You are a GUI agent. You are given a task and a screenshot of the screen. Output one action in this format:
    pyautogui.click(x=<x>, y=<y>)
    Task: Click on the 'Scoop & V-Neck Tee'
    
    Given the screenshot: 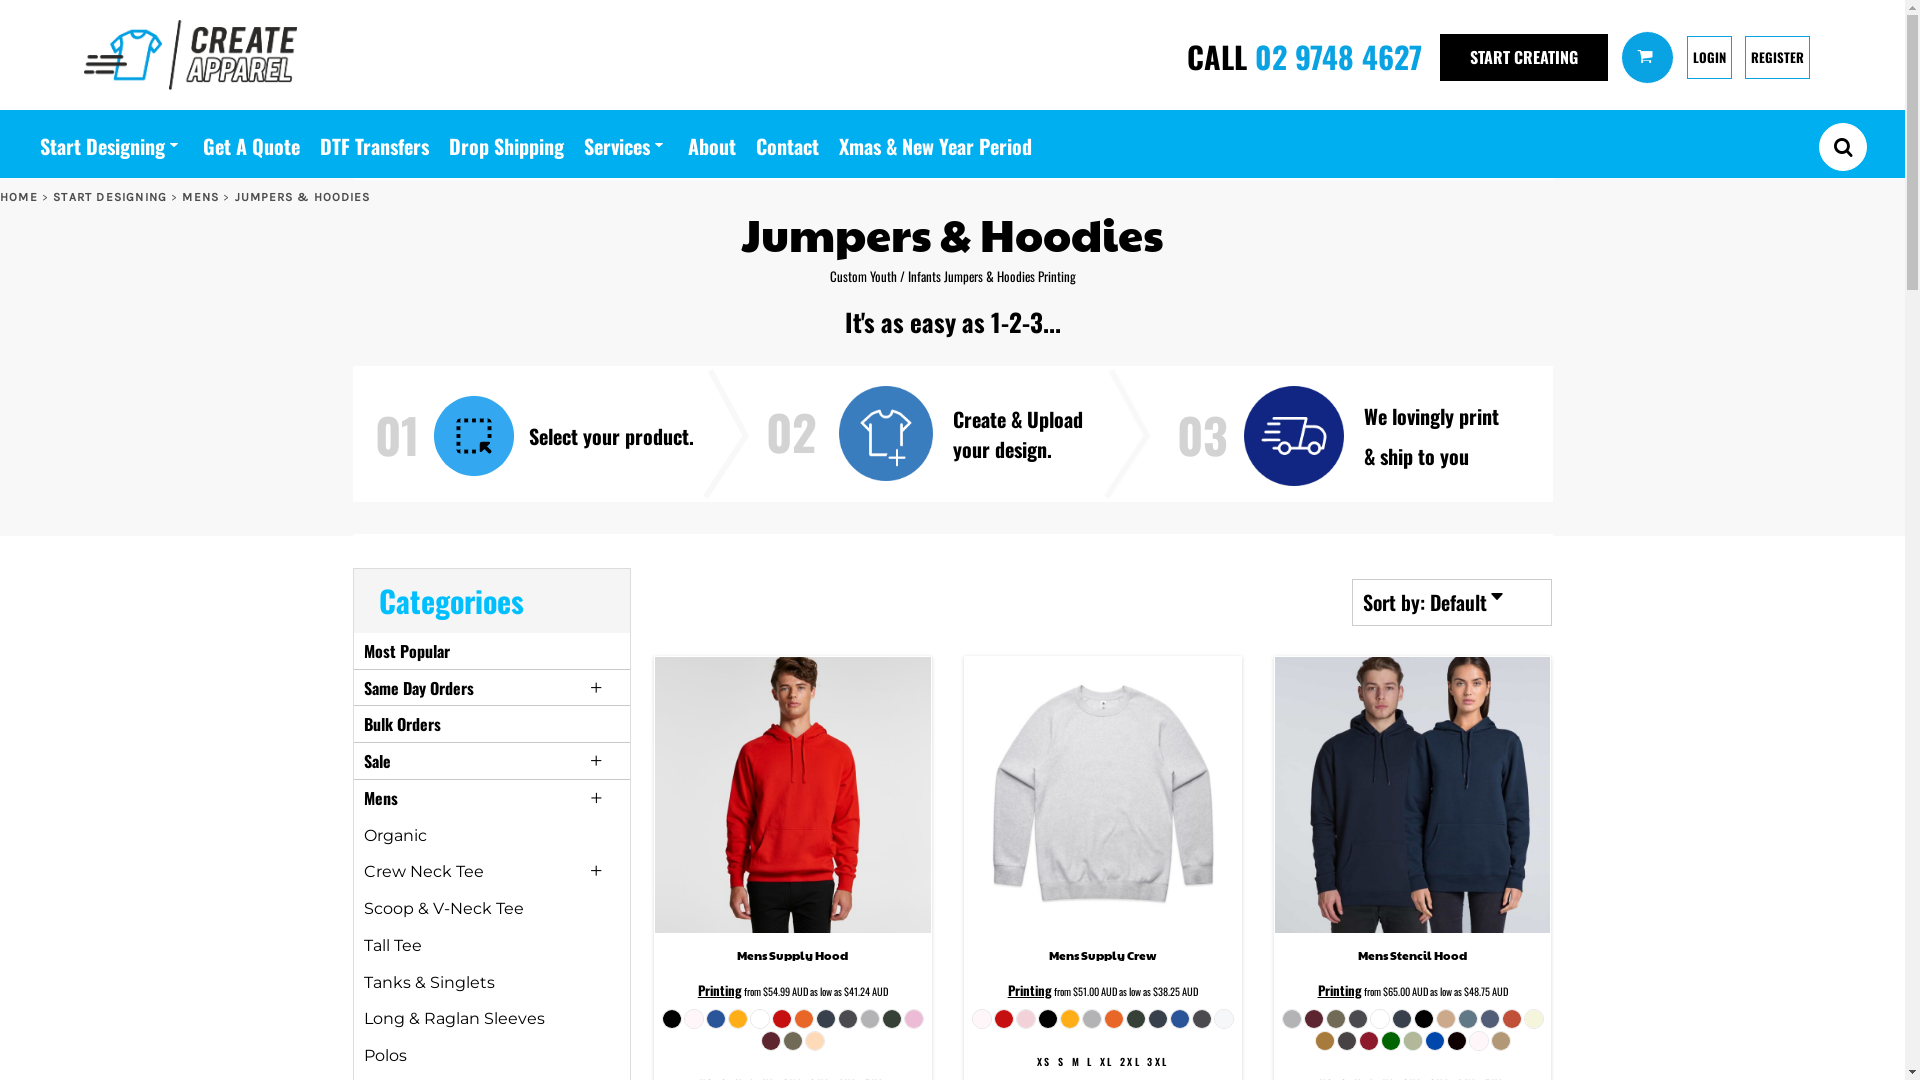 What is the action you would take?
    pyautogui.click(x=442, y=908)
    